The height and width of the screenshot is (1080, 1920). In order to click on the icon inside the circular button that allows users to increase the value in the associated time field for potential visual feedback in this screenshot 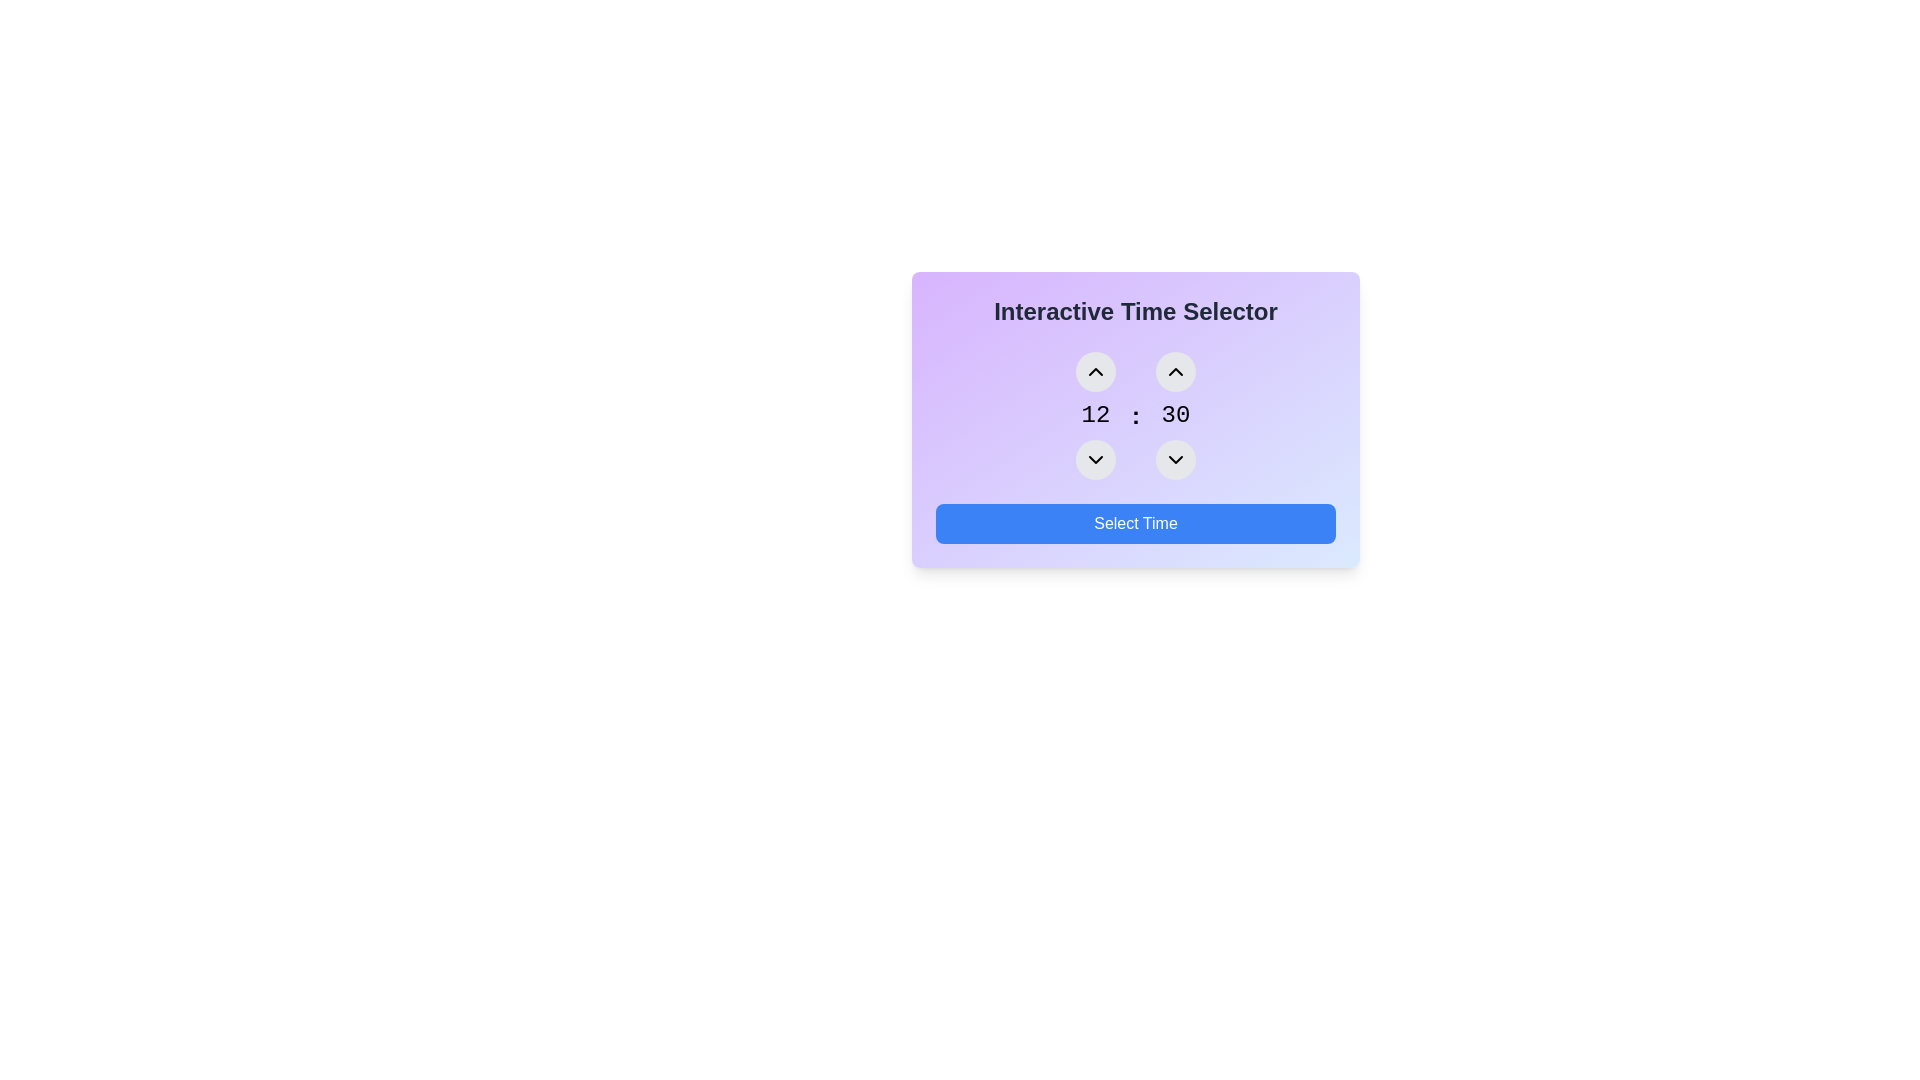, I will do `click(1176, 371)`.